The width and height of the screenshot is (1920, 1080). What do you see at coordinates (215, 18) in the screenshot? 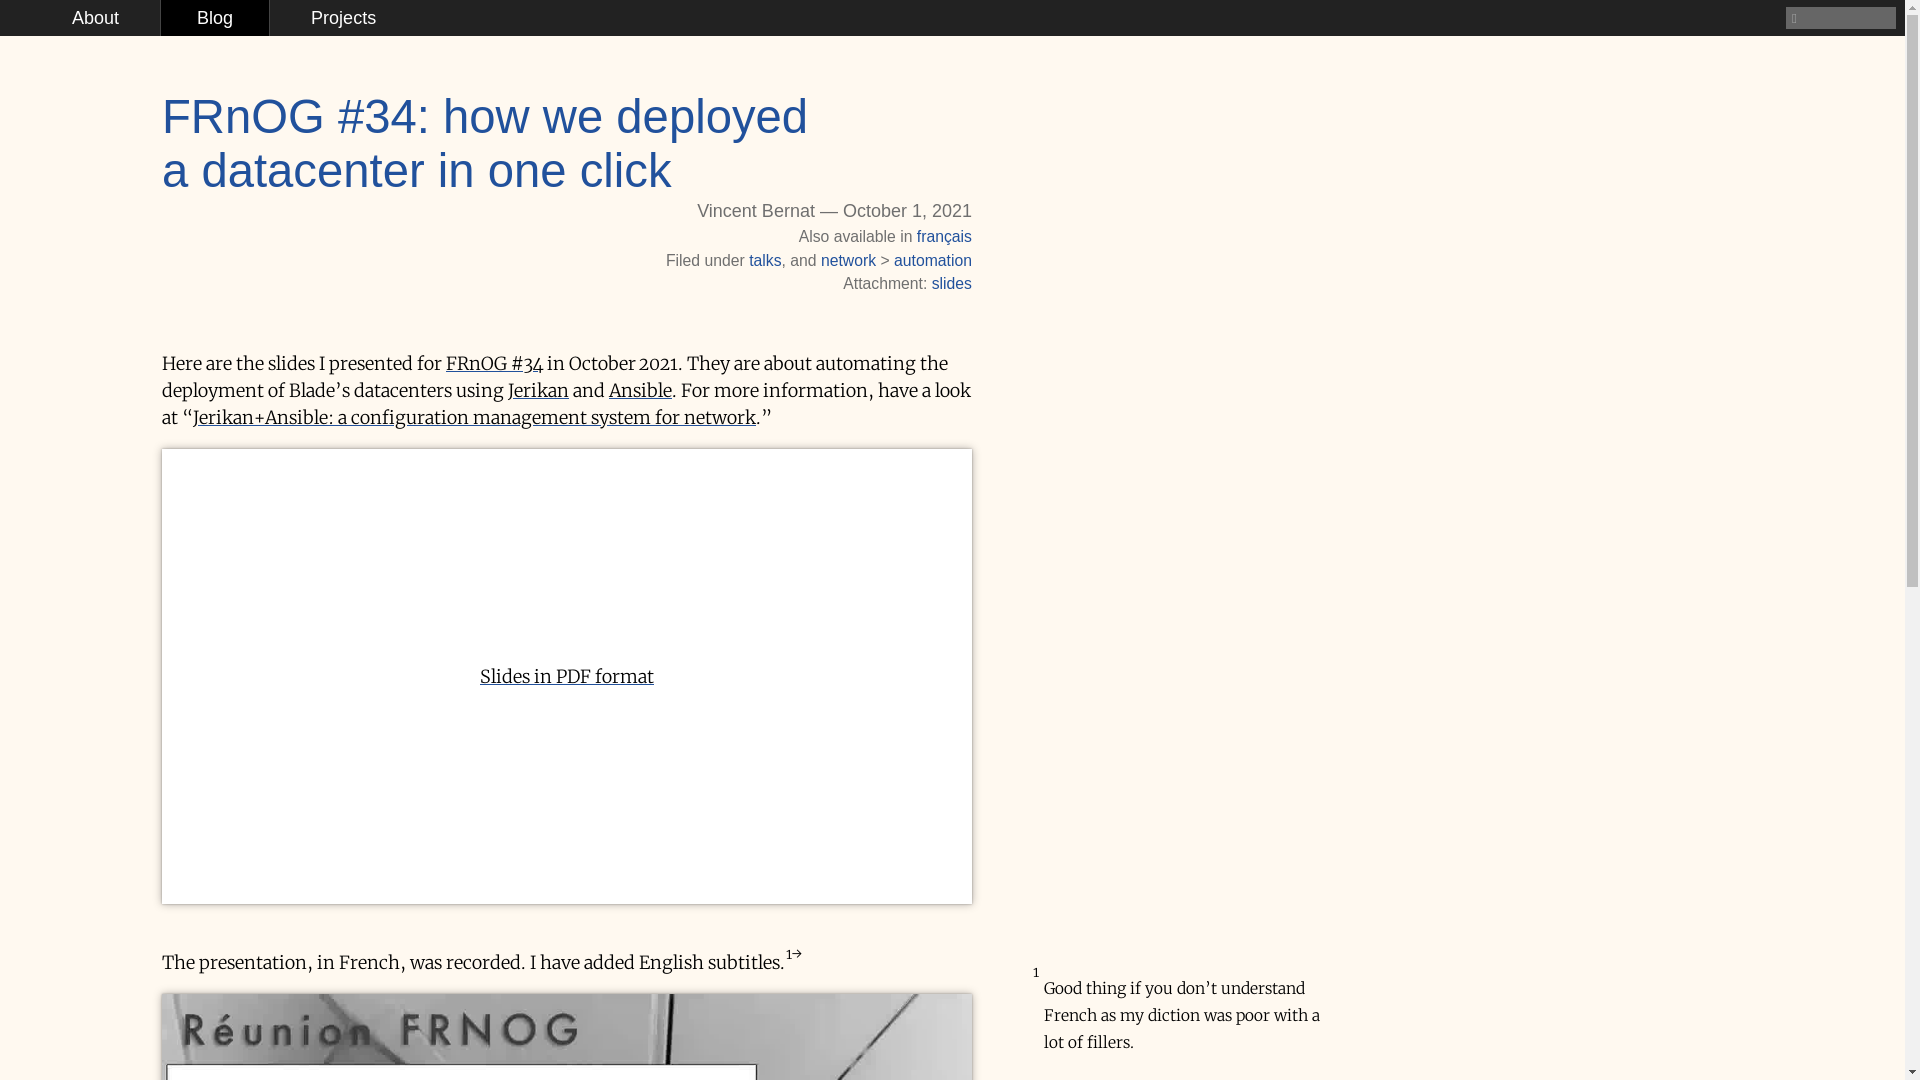
I see `'Blog'` at bounding box center [215, 18].